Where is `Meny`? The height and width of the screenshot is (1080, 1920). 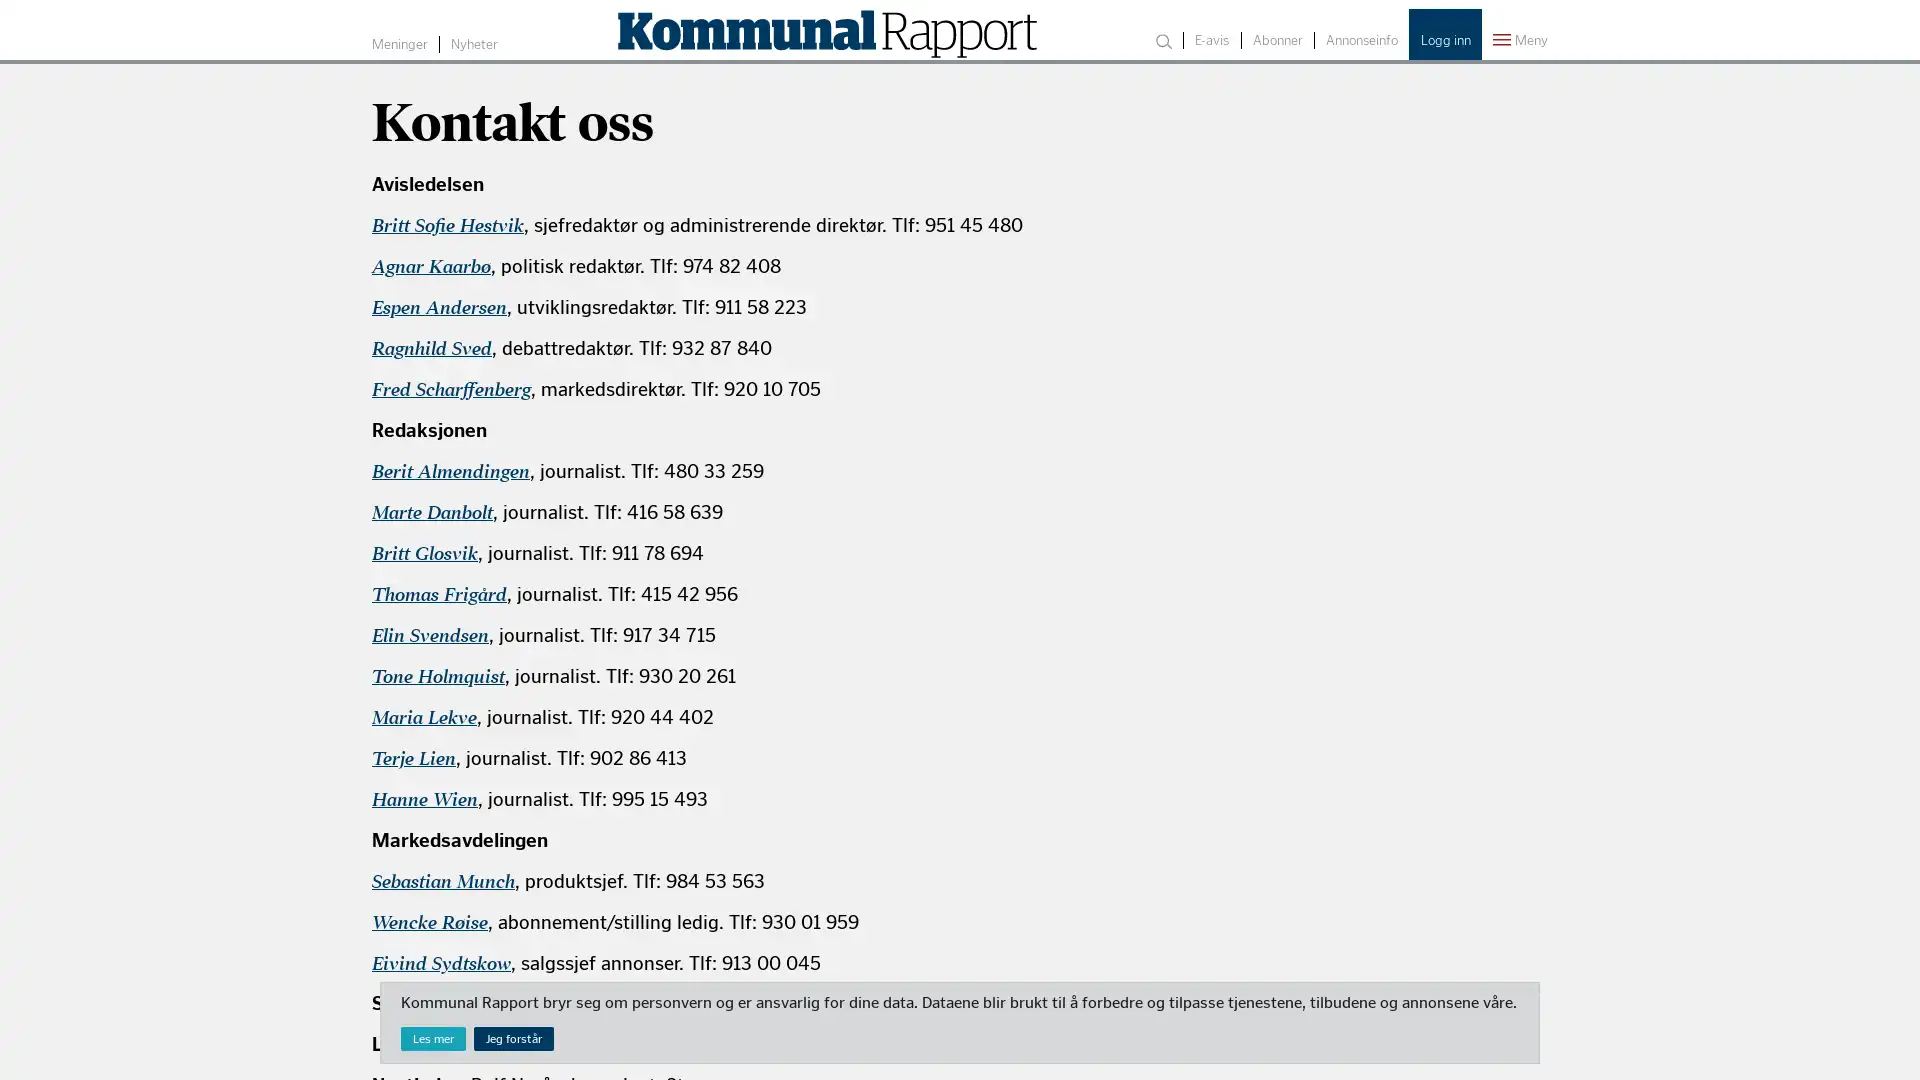
Meny is located at coordinates (1513, 42).